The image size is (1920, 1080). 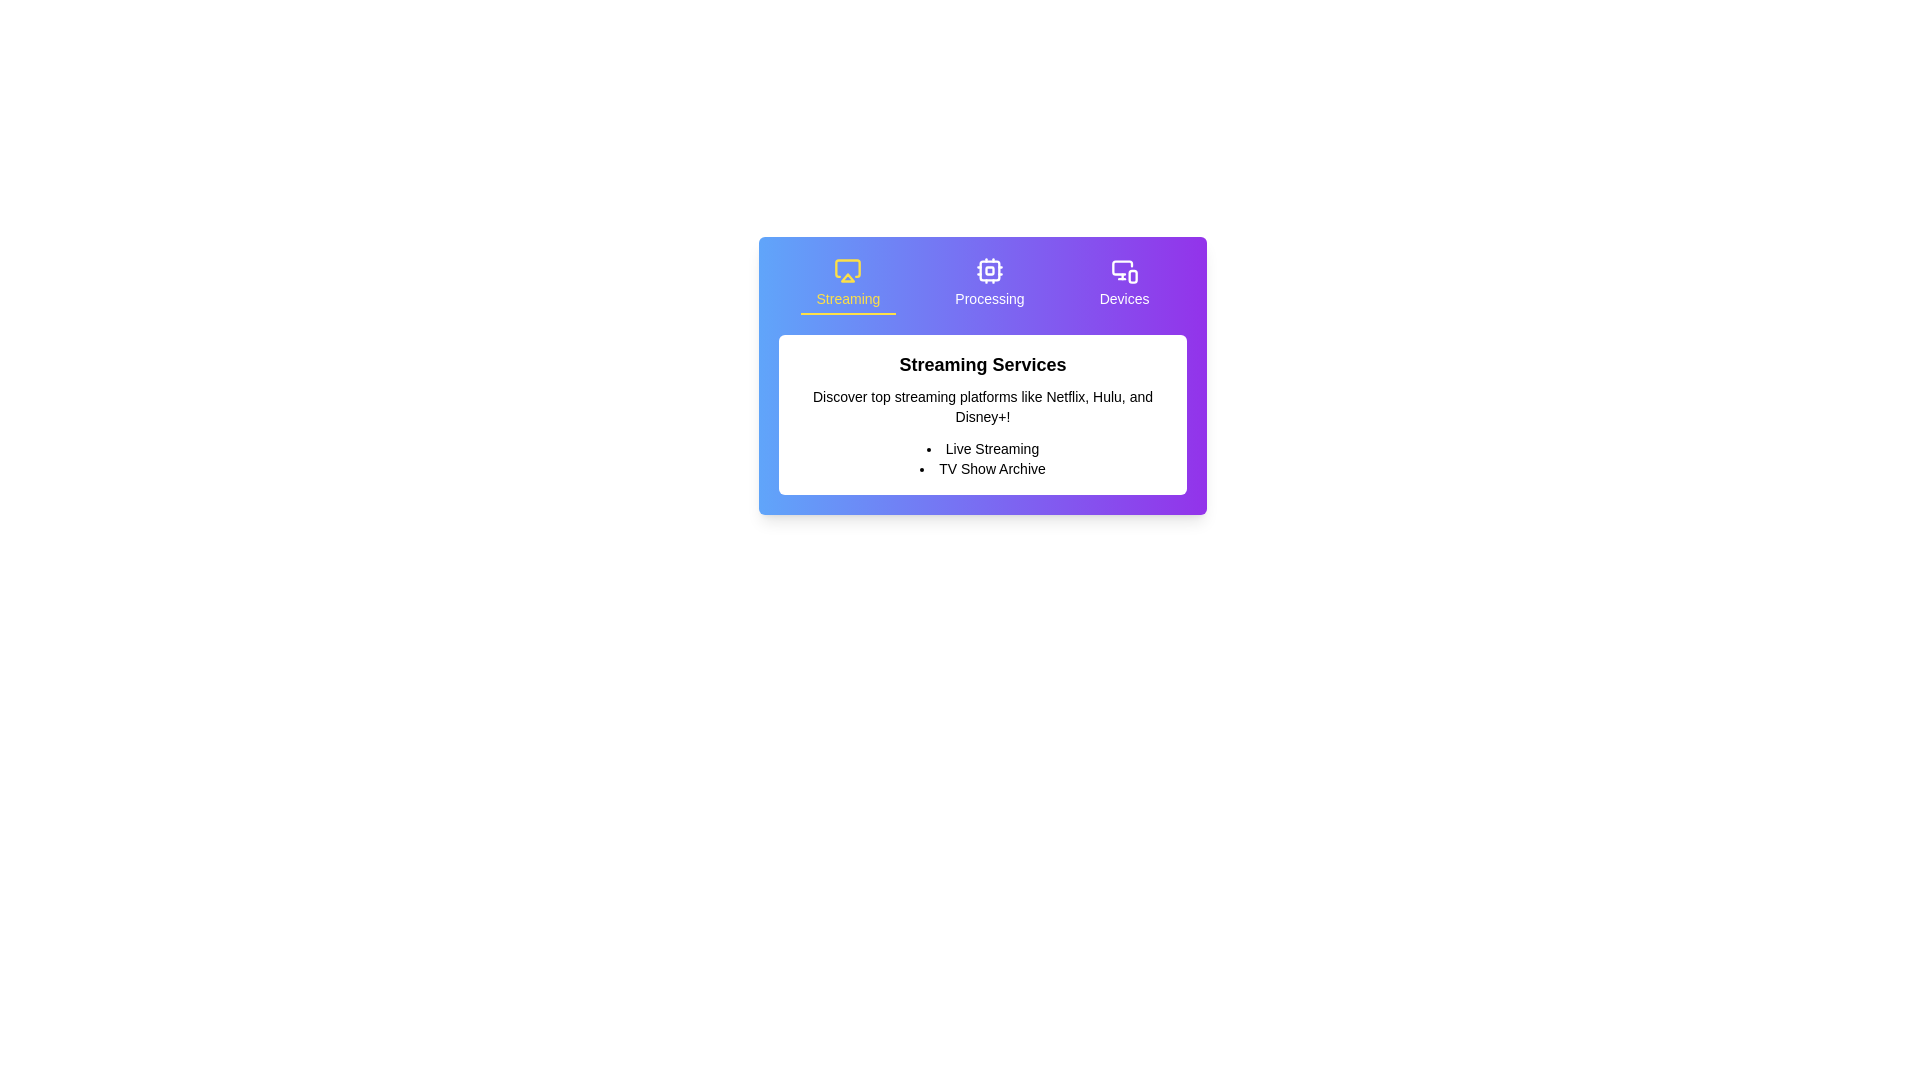 I want to click on the menu item for 'Devices' located at the top-right corner of the card interface, so click(x=1124, y=282).